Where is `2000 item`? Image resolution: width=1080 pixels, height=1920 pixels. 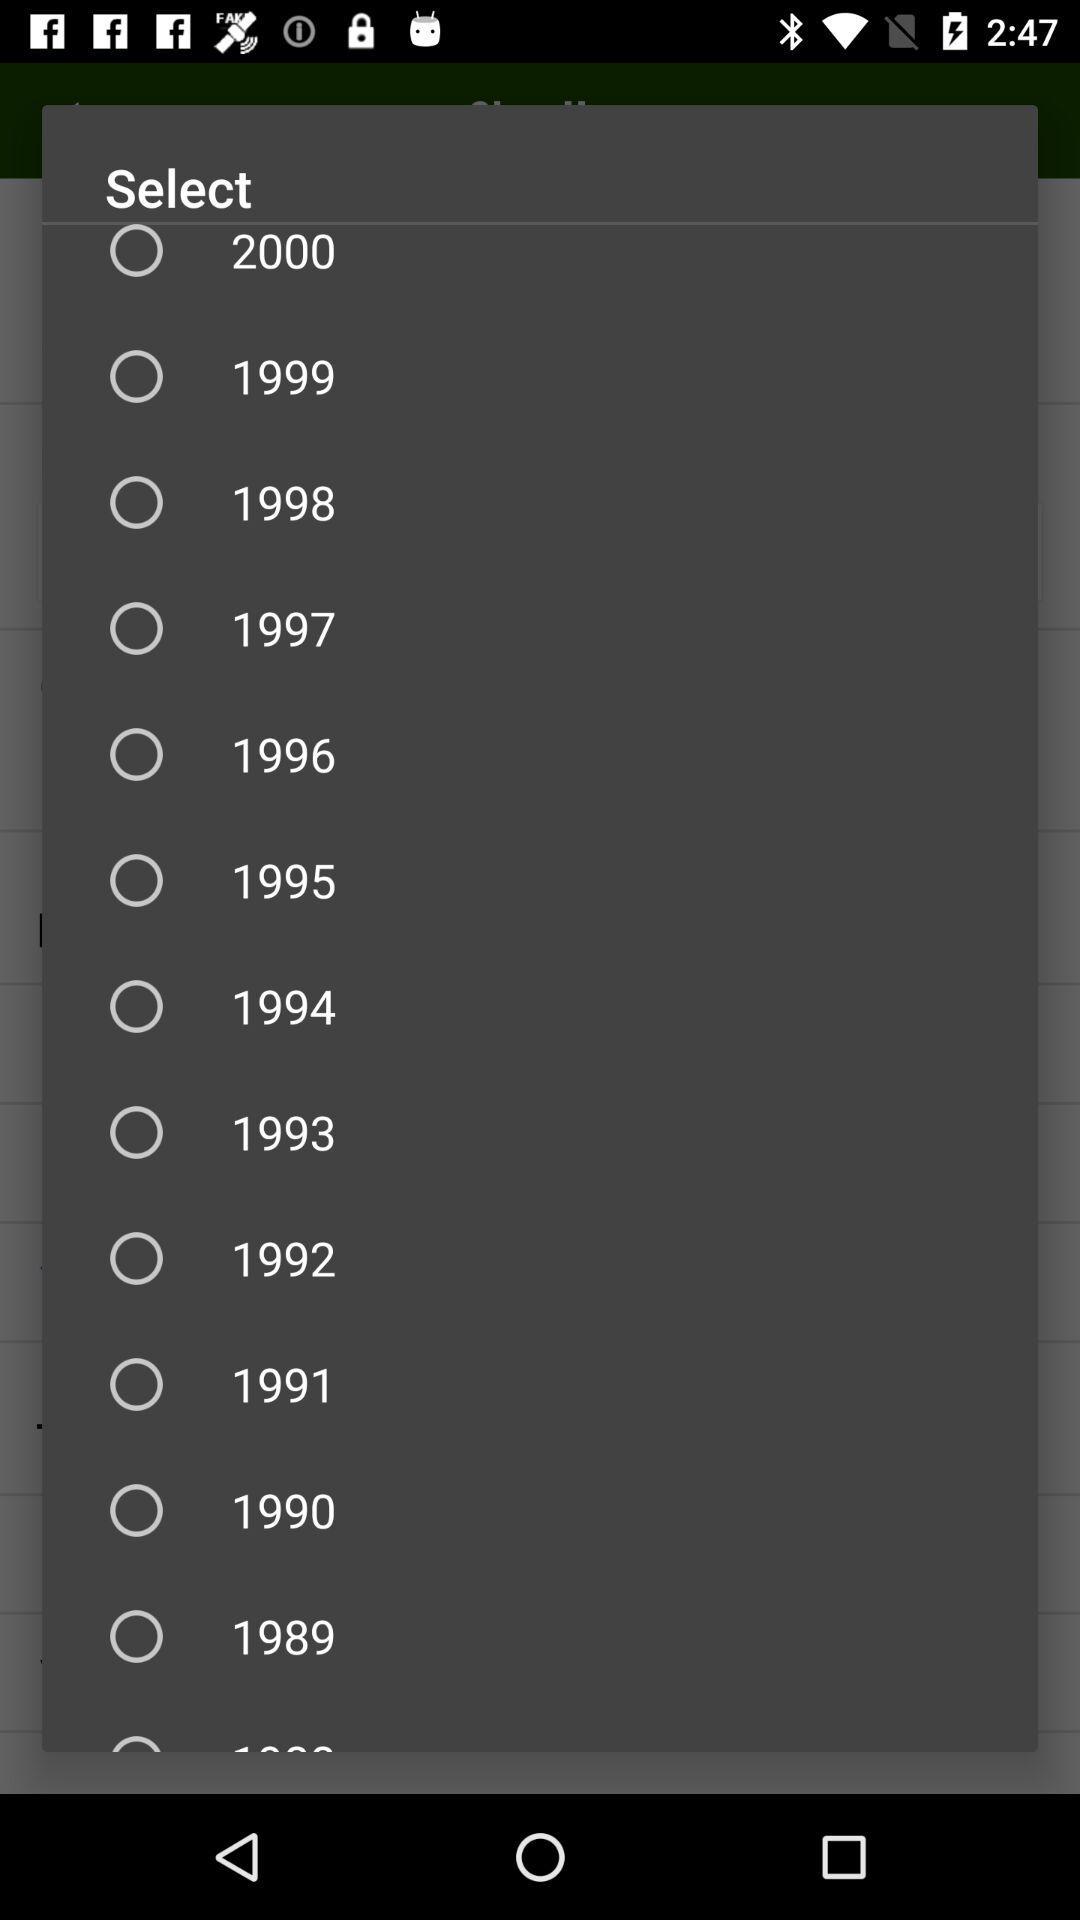
2000 item is located at coordinates (540, 266).